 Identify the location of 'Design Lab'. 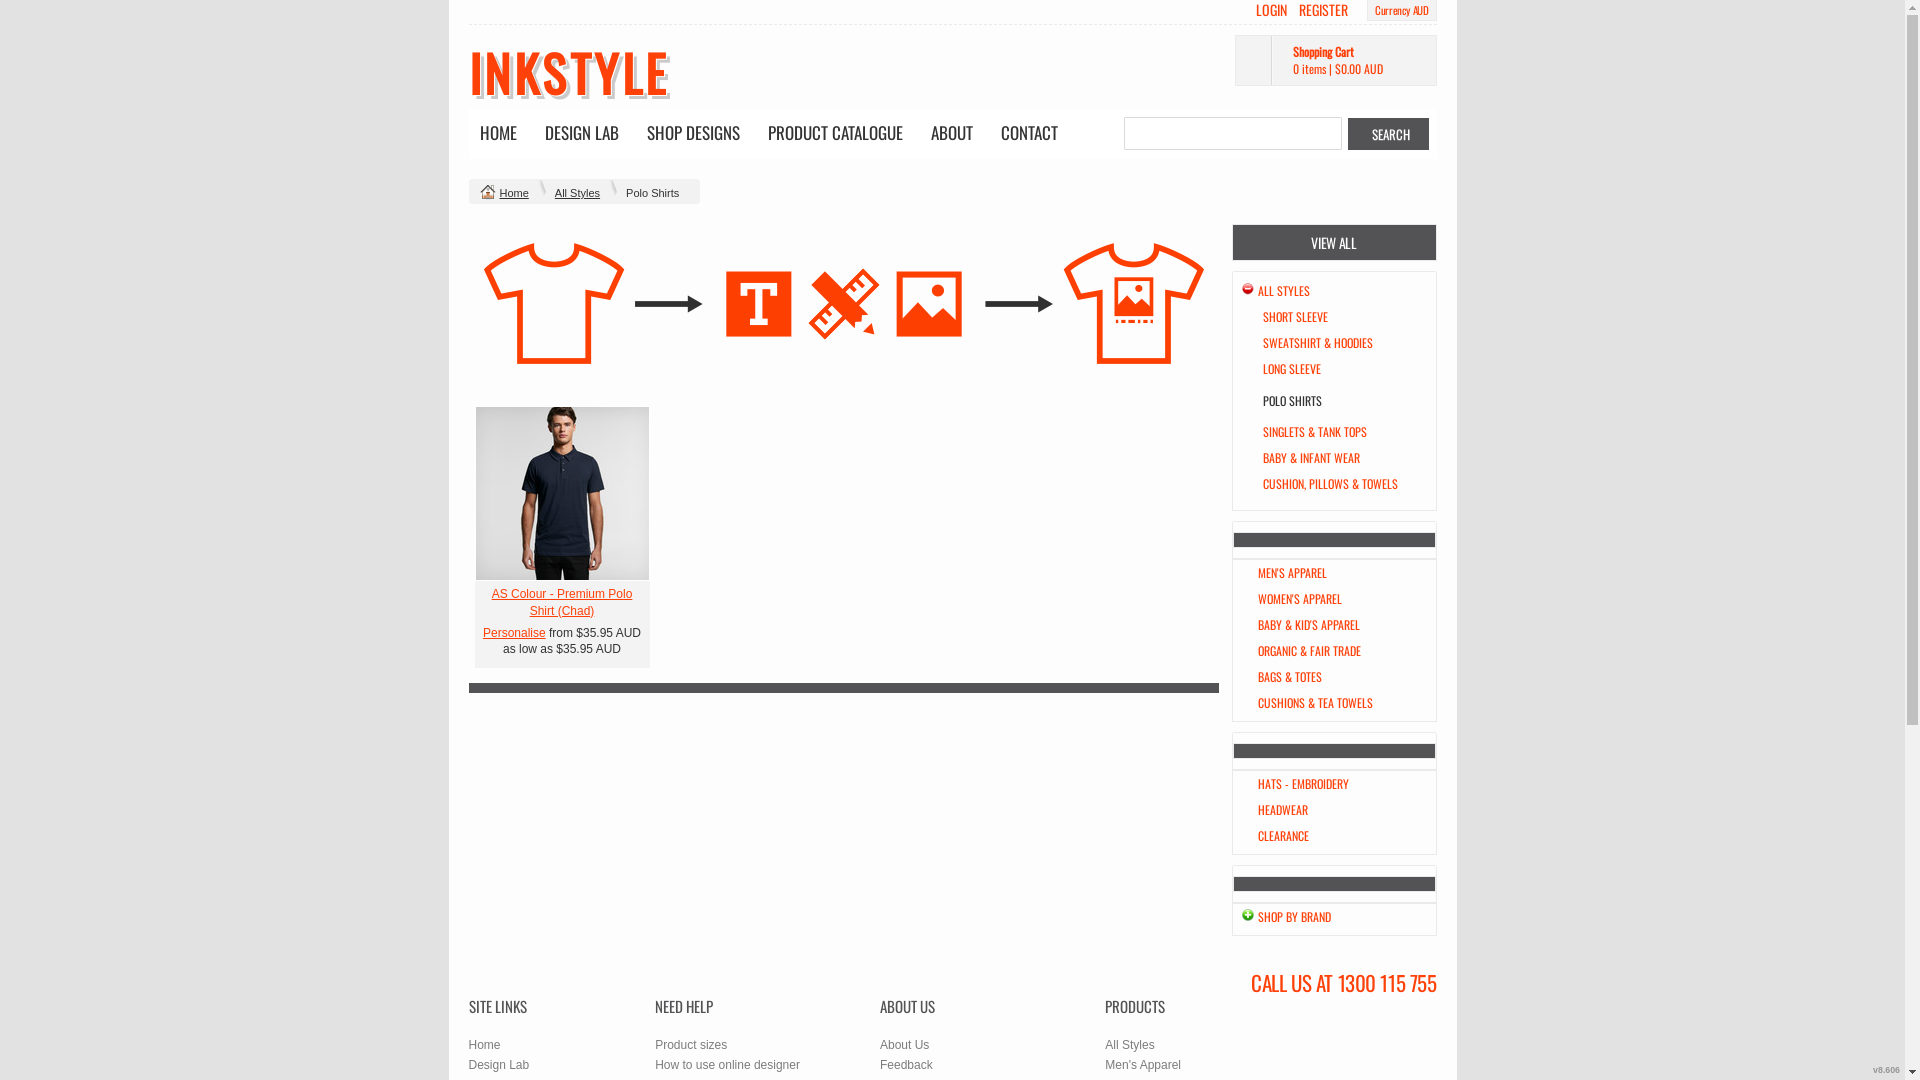
(498, 1063).